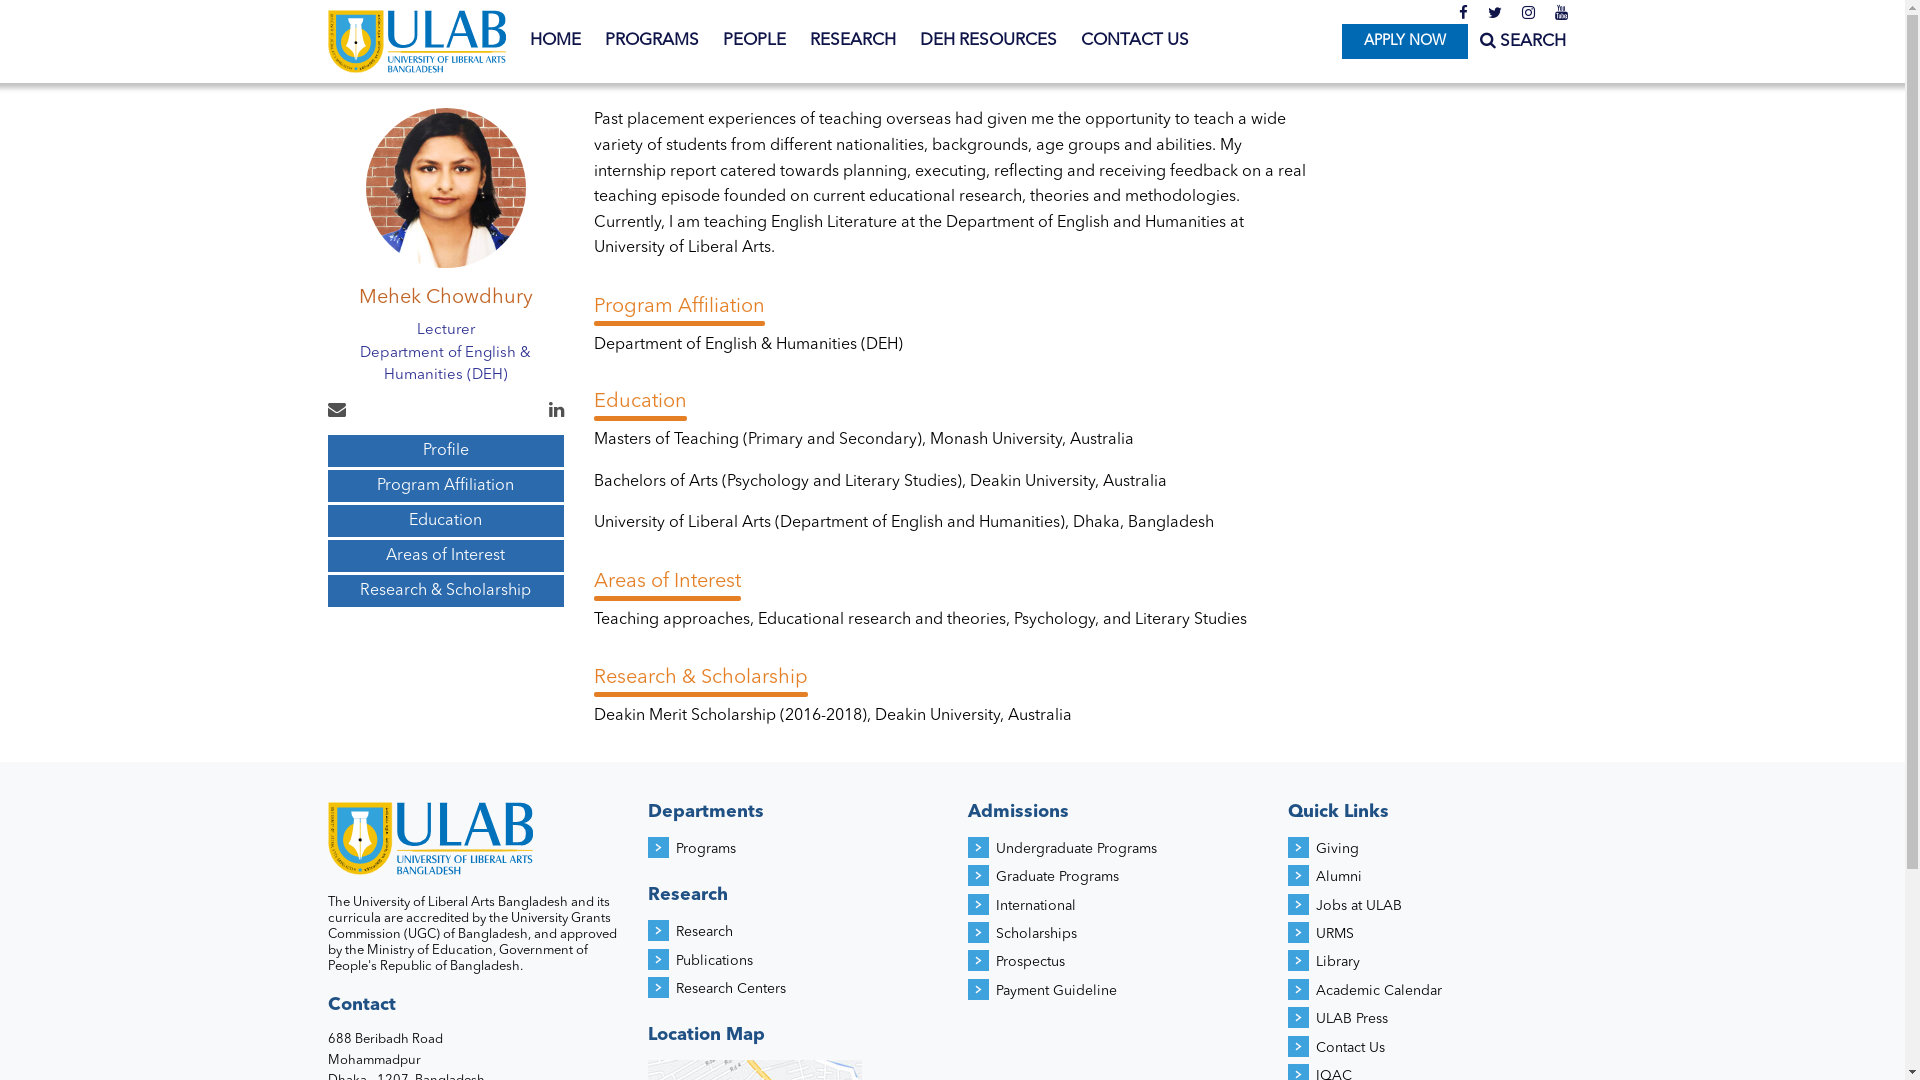  What do you see at coordinates (853, 41) in the screenshot?
I see `'RESEARCH'` at bounding box center [853, 41].